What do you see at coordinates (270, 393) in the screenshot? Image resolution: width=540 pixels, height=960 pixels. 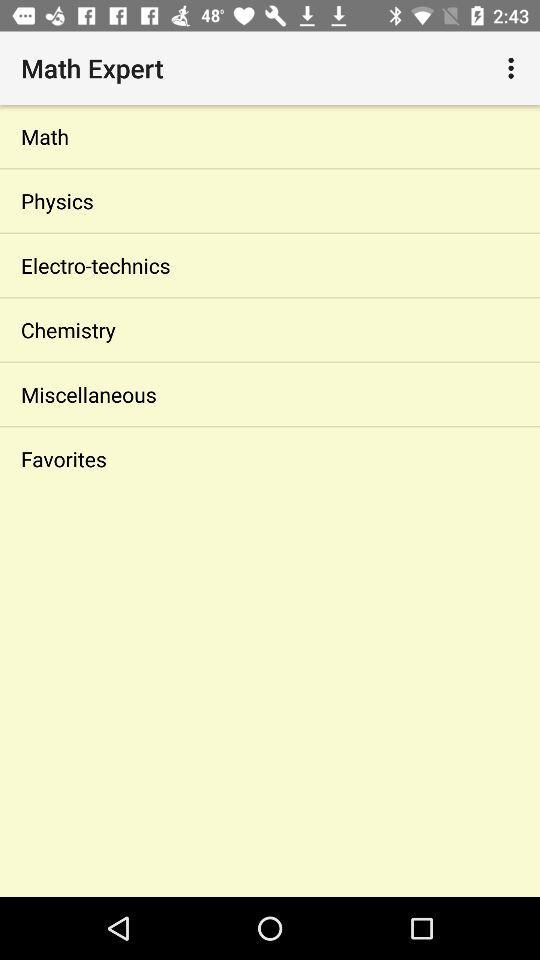 I see `the miscellaneous icon` at bounding box center [270, 393].